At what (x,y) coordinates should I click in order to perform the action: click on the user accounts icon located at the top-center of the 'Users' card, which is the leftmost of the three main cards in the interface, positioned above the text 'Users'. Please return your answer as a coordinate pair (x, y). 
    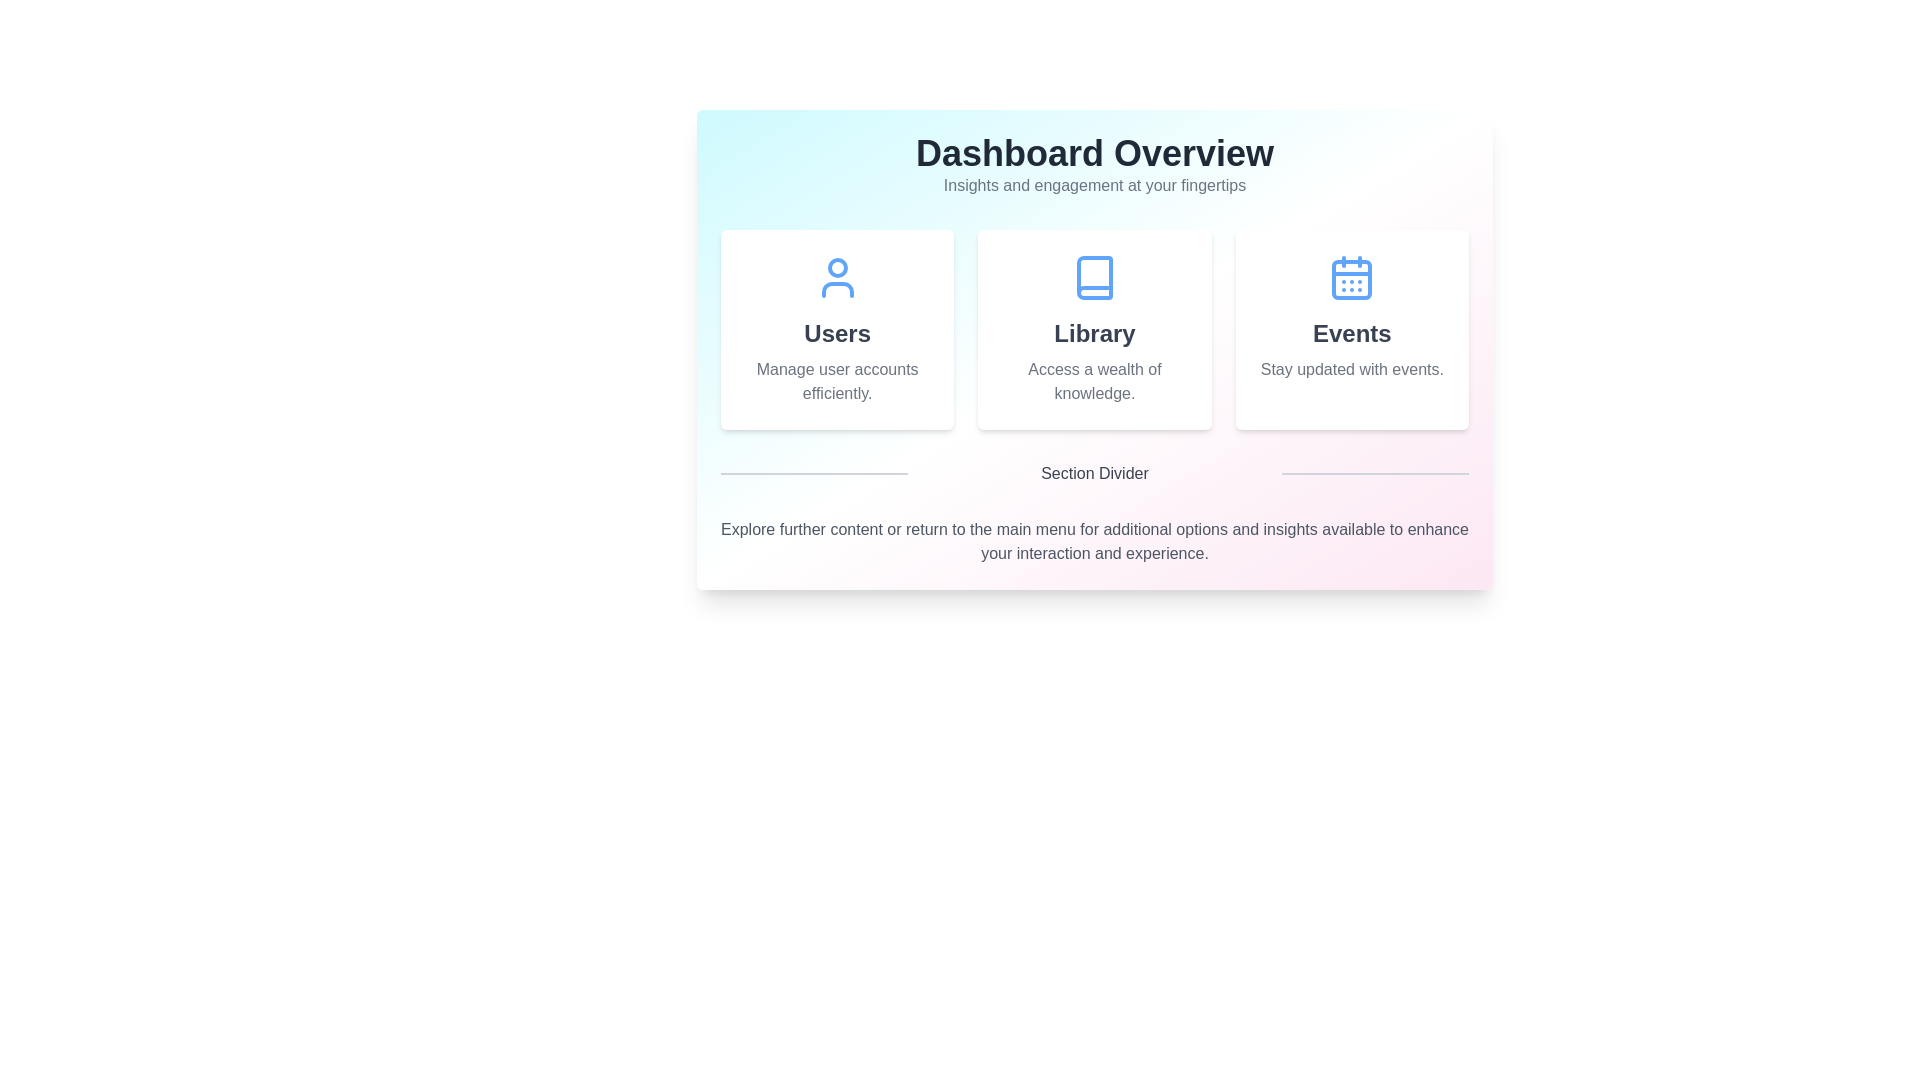
    Looking at the image, I should click on (837, 277).